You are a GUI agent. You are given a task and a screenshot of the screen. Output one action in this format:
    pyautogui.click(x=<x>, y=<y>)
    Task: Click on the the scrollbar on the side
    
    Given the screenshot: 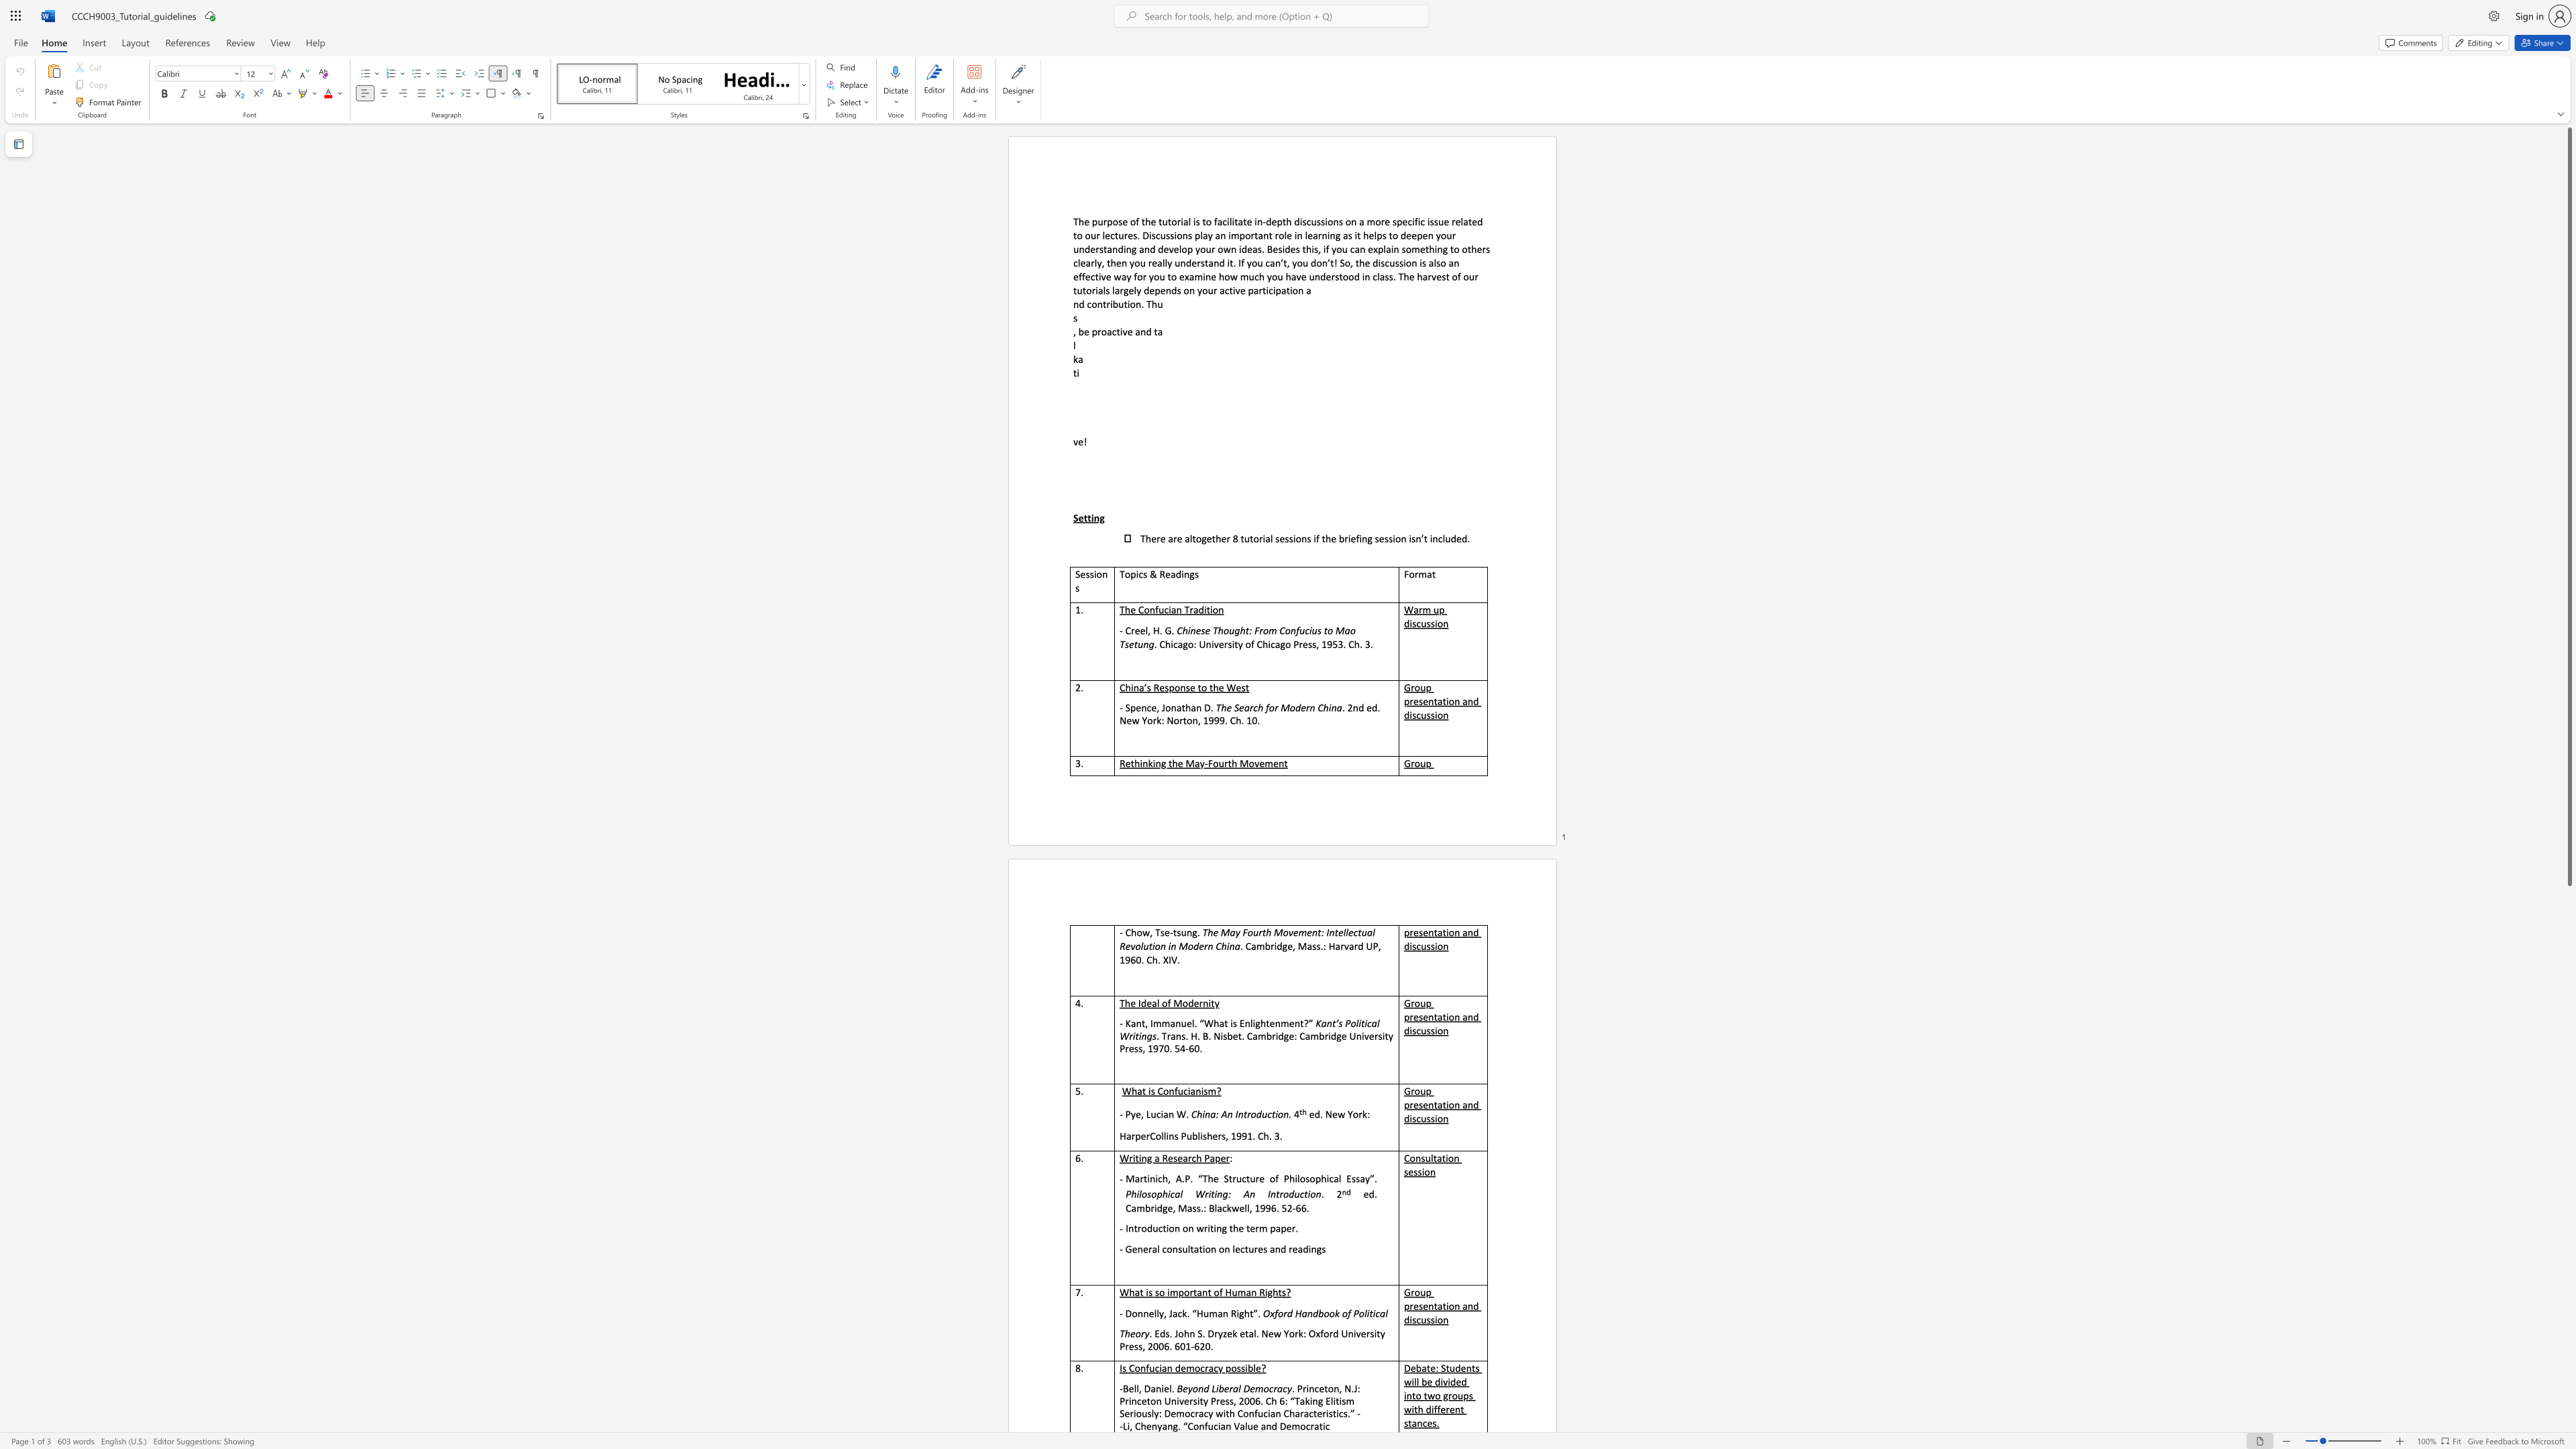 What is the action you would take?
    pyautogui.click(x=2568, y=1367)
    